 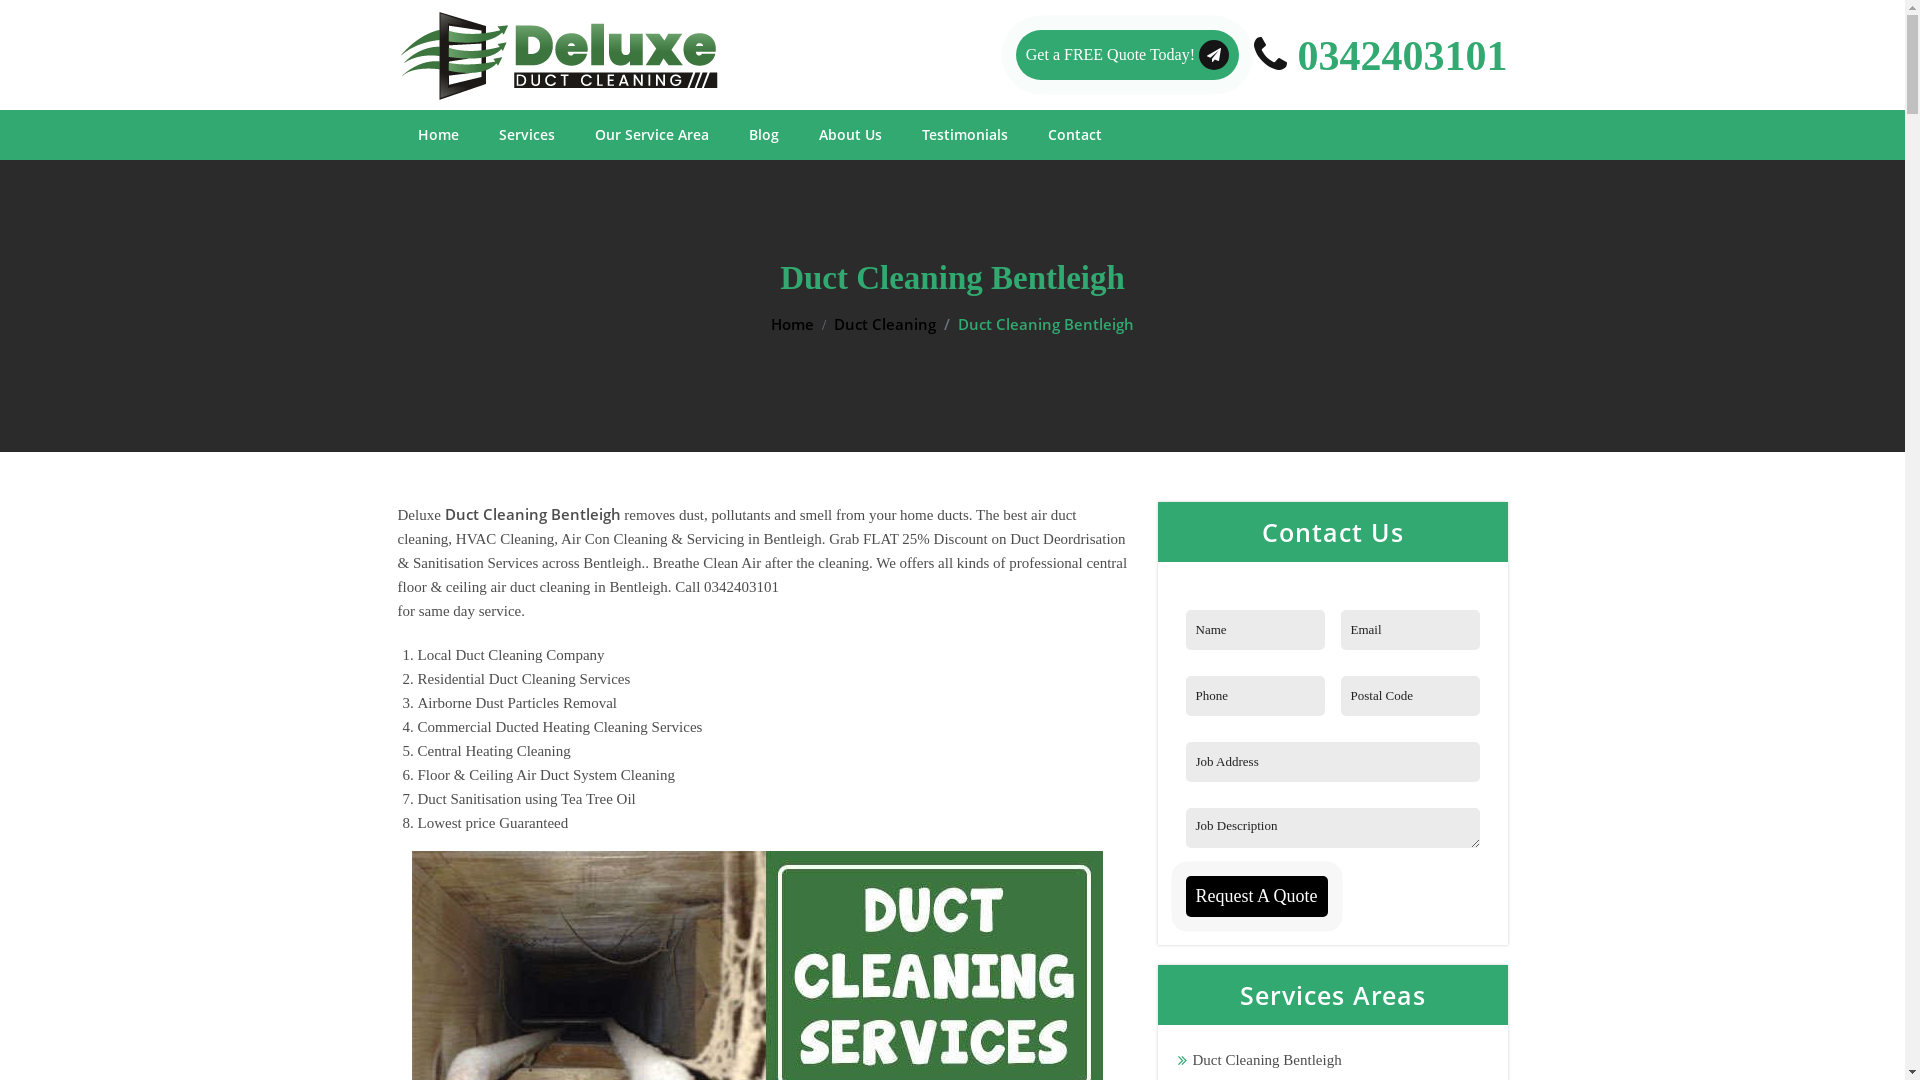 I want to click on 'Services', so click(x=526, y=135).